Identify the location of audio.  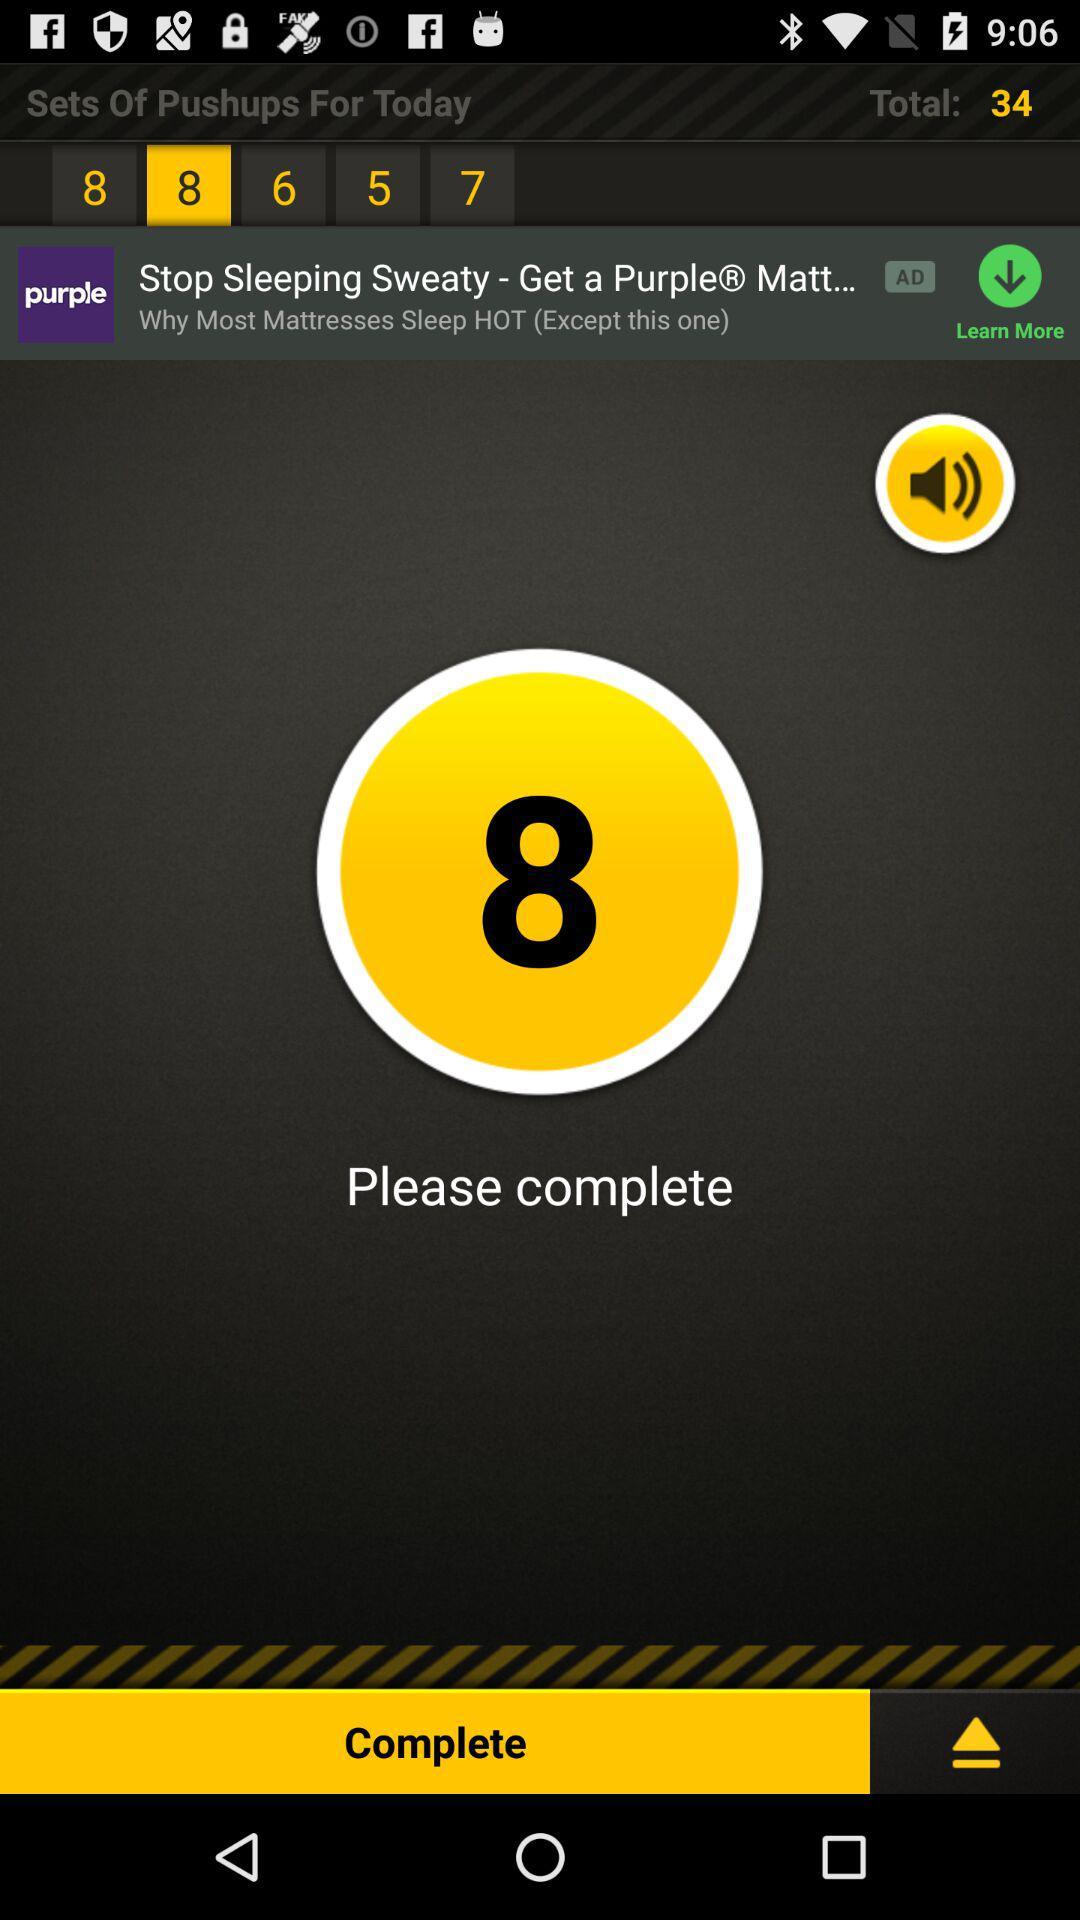
(945, 486).